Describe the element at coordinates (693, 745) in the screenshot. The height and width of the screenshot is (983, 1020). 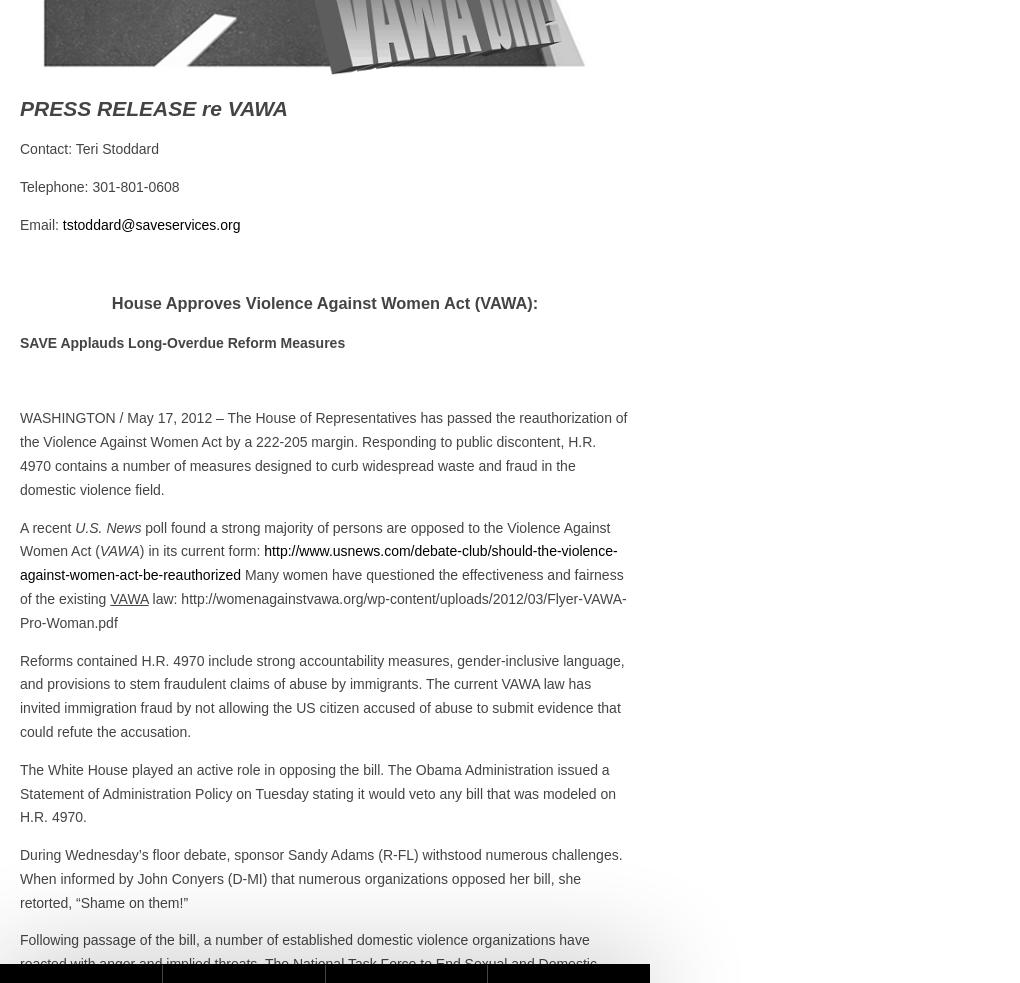
I see `'Issues'` at that location.